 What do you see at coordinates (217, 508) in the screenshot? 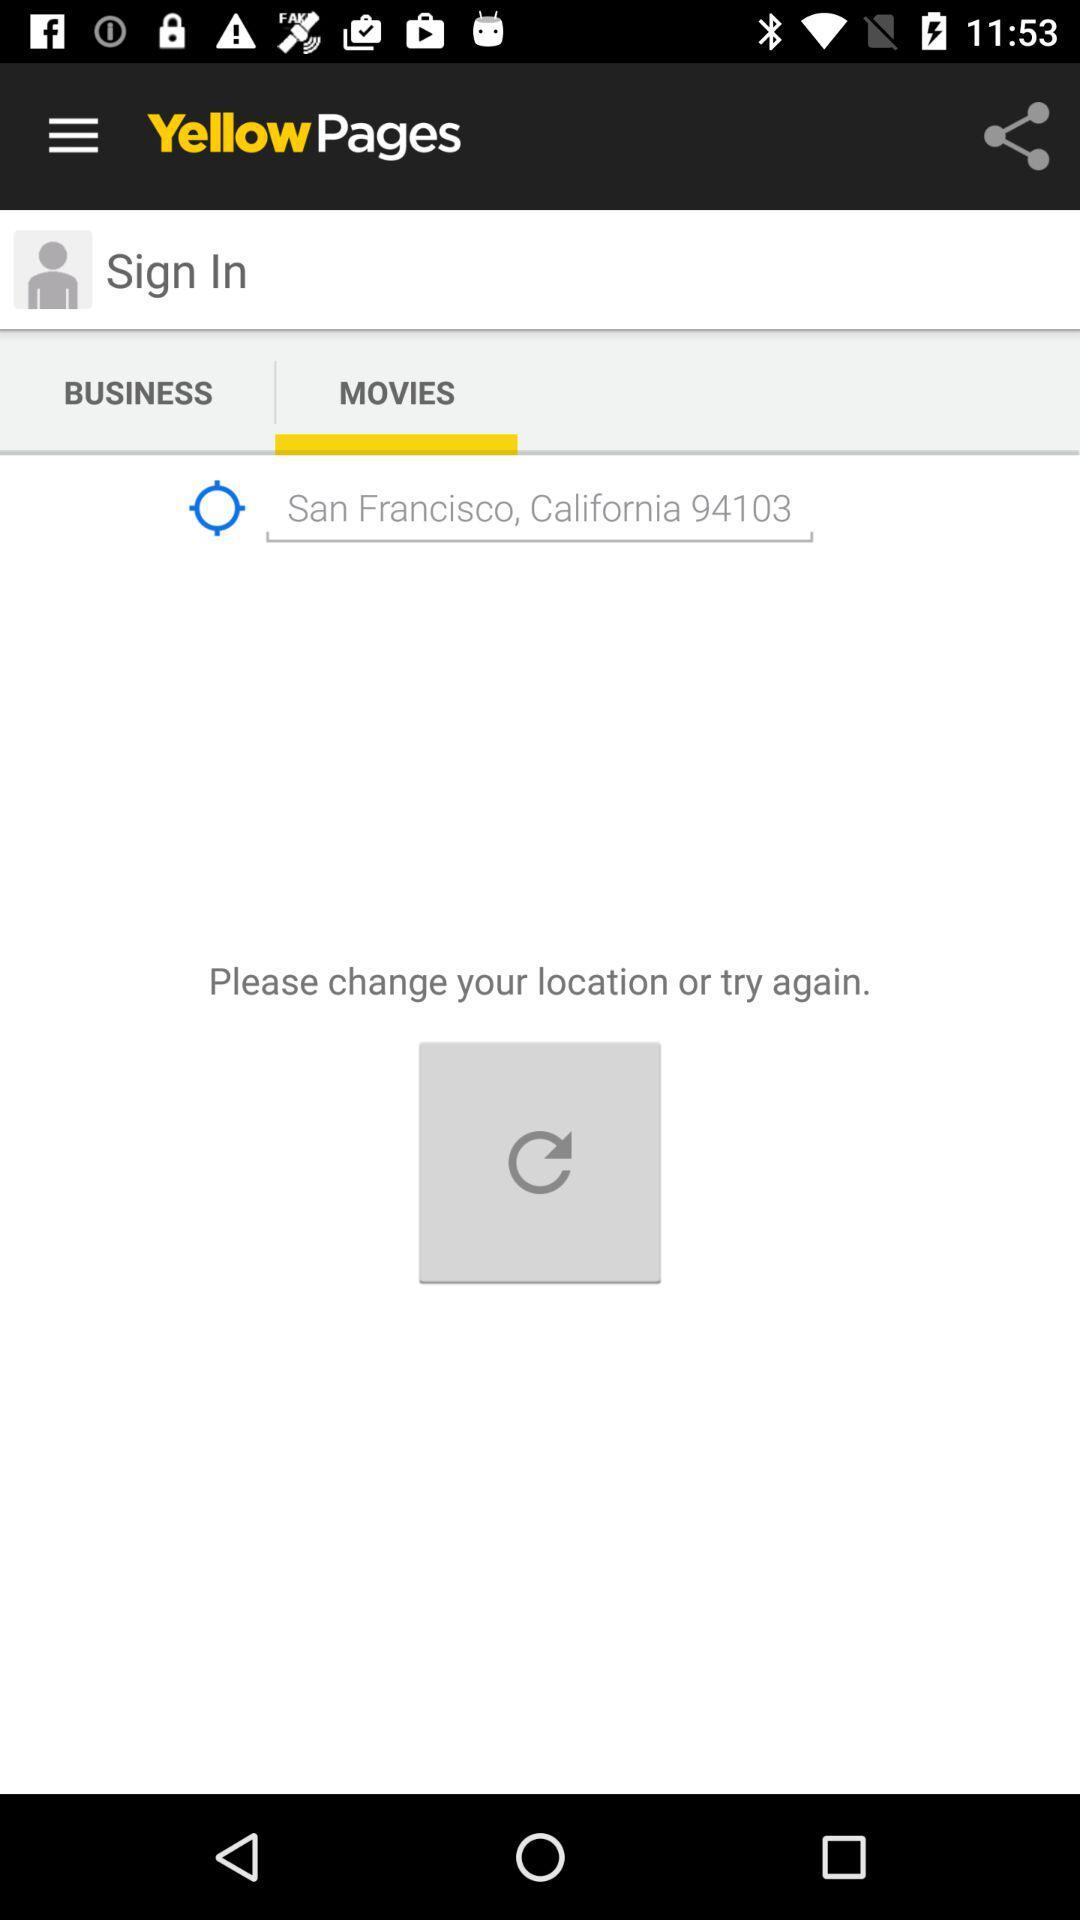
I see `the location tracker icon` at bounding box center [217, 508].